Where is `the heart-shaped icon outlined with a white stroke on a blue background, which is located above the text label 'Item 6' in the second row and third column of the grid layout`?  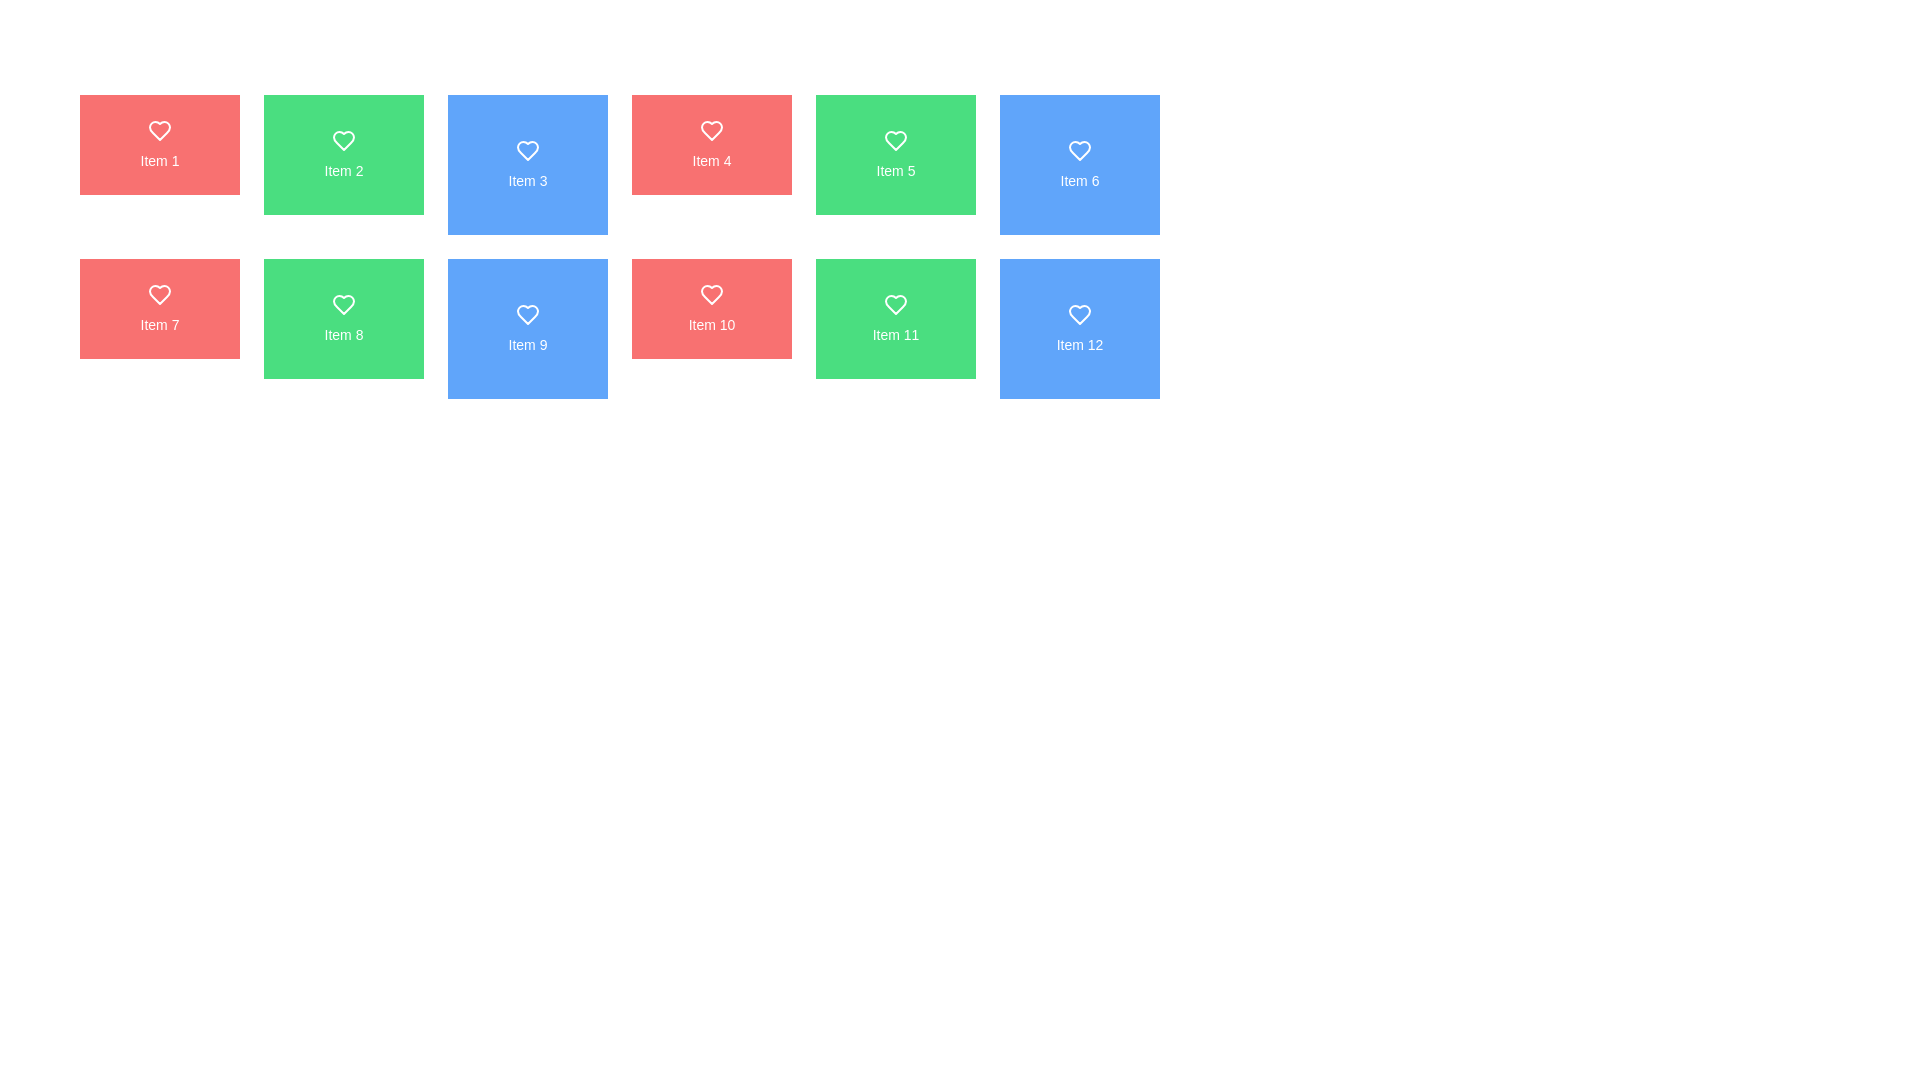 the heart-shaped icon outlined with a white stroke on a blue background, which is located above the text label 'Item 6' in the second row and third column of the grid layout is located at coordinates (1079, 149).